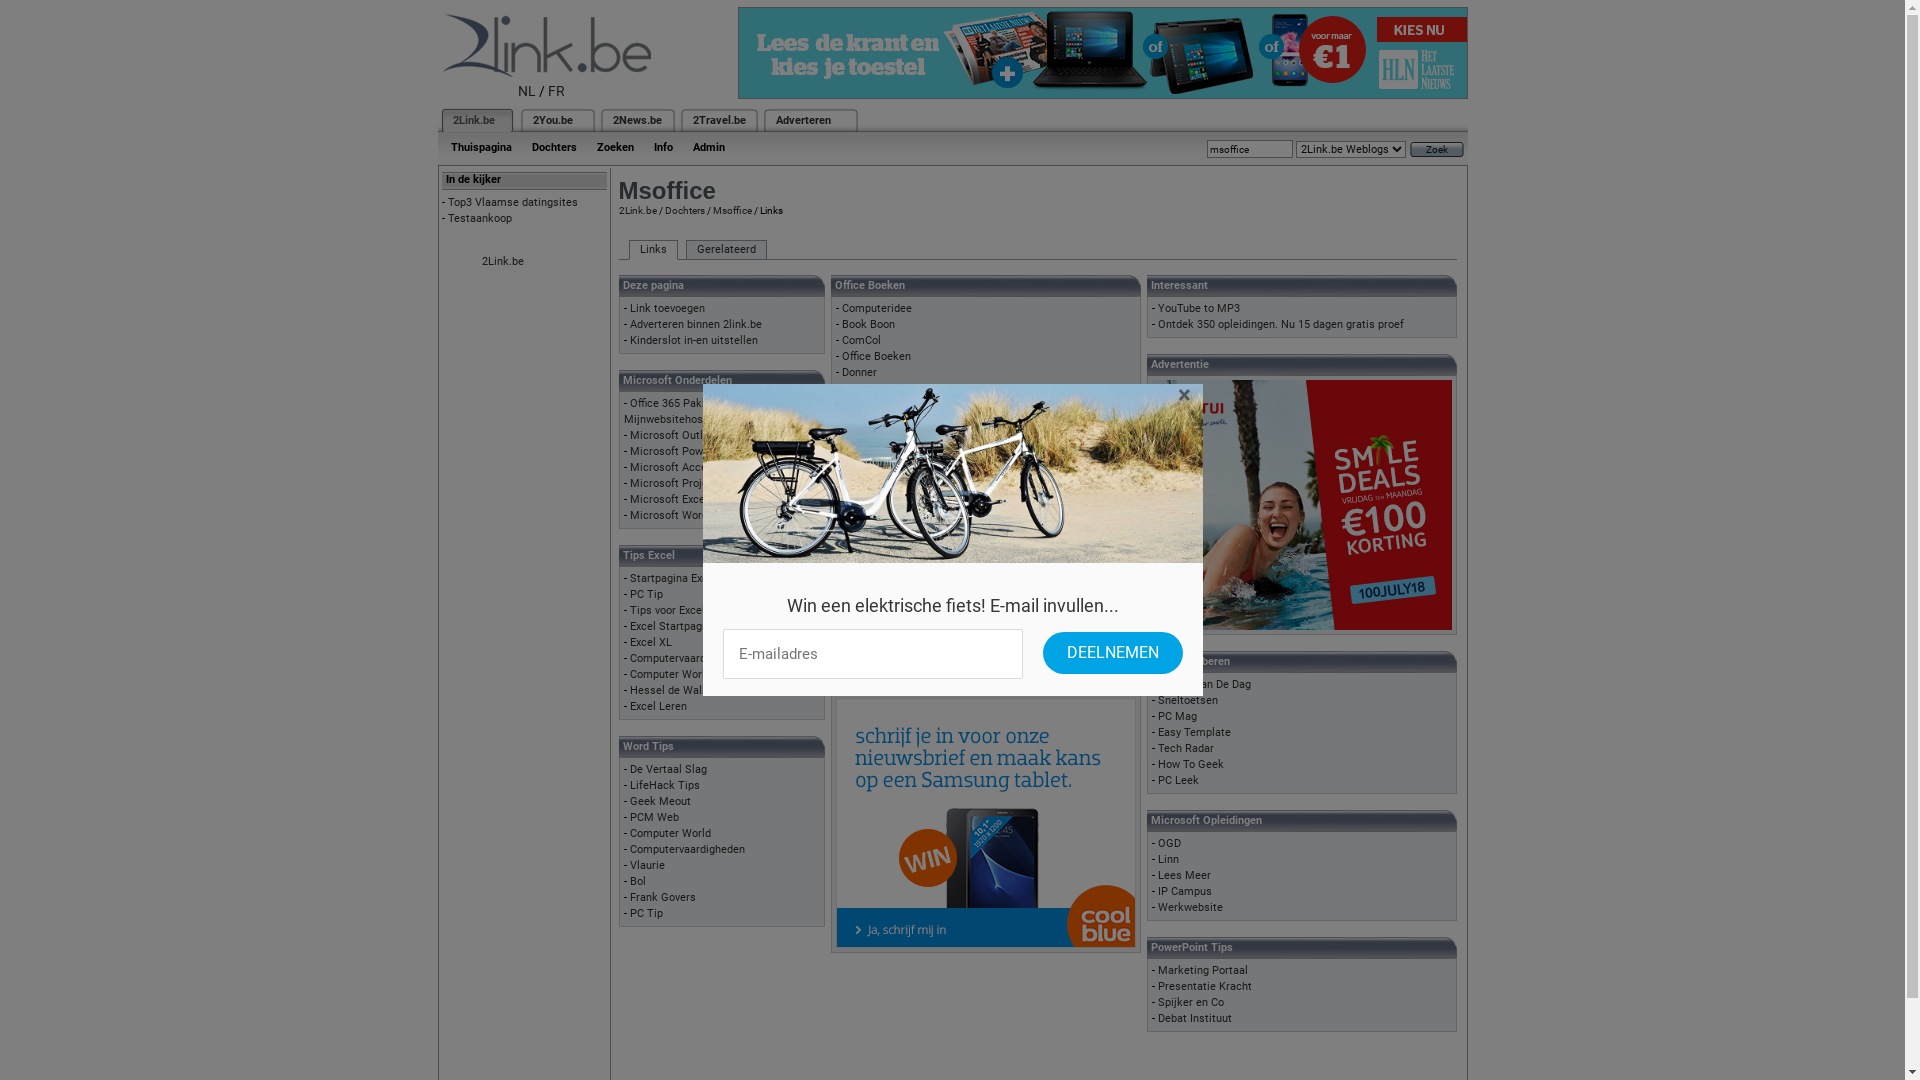  What do you see at coordinates (675, 434) in the screenshot?
I see `'Microsoft Outlook'` at bounding box center [675, 434].